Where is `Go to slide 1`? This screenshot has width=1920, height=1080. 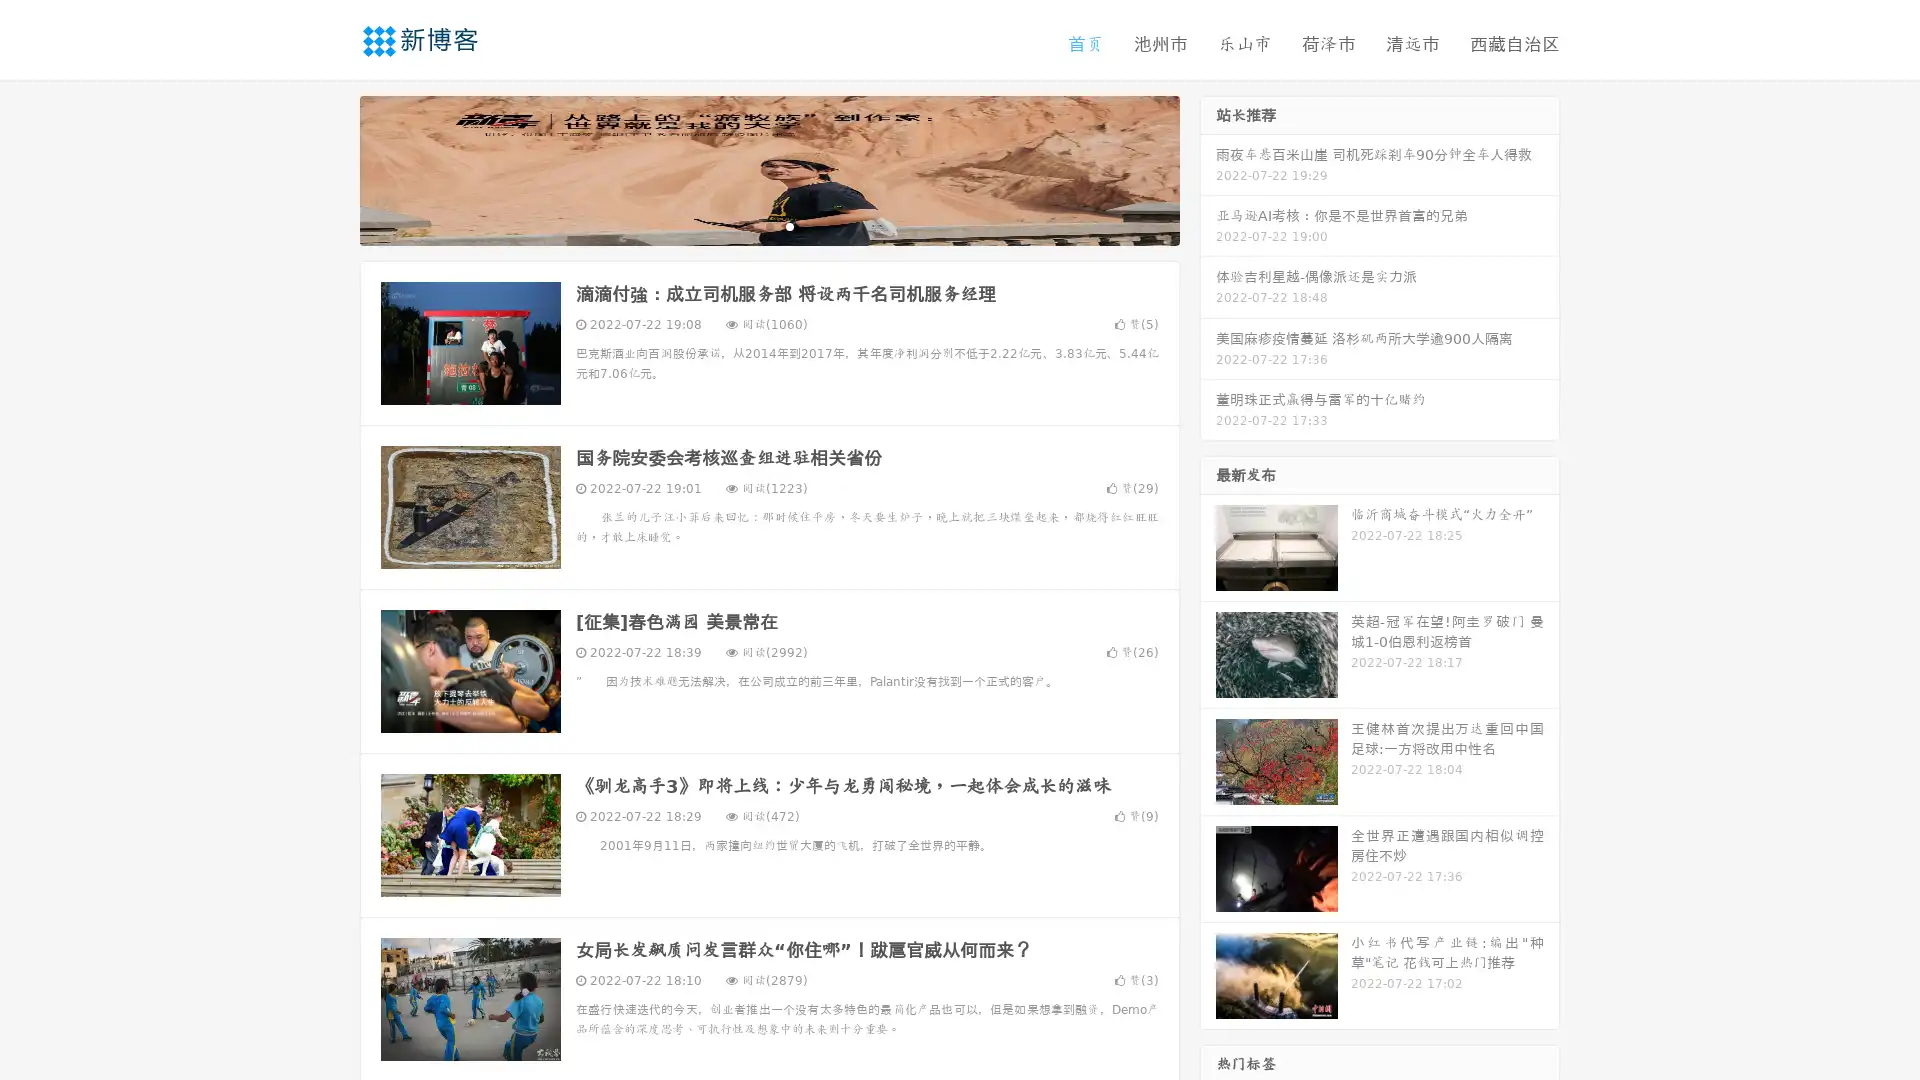 Go to slide 1 is located at coordinates (748, 225).